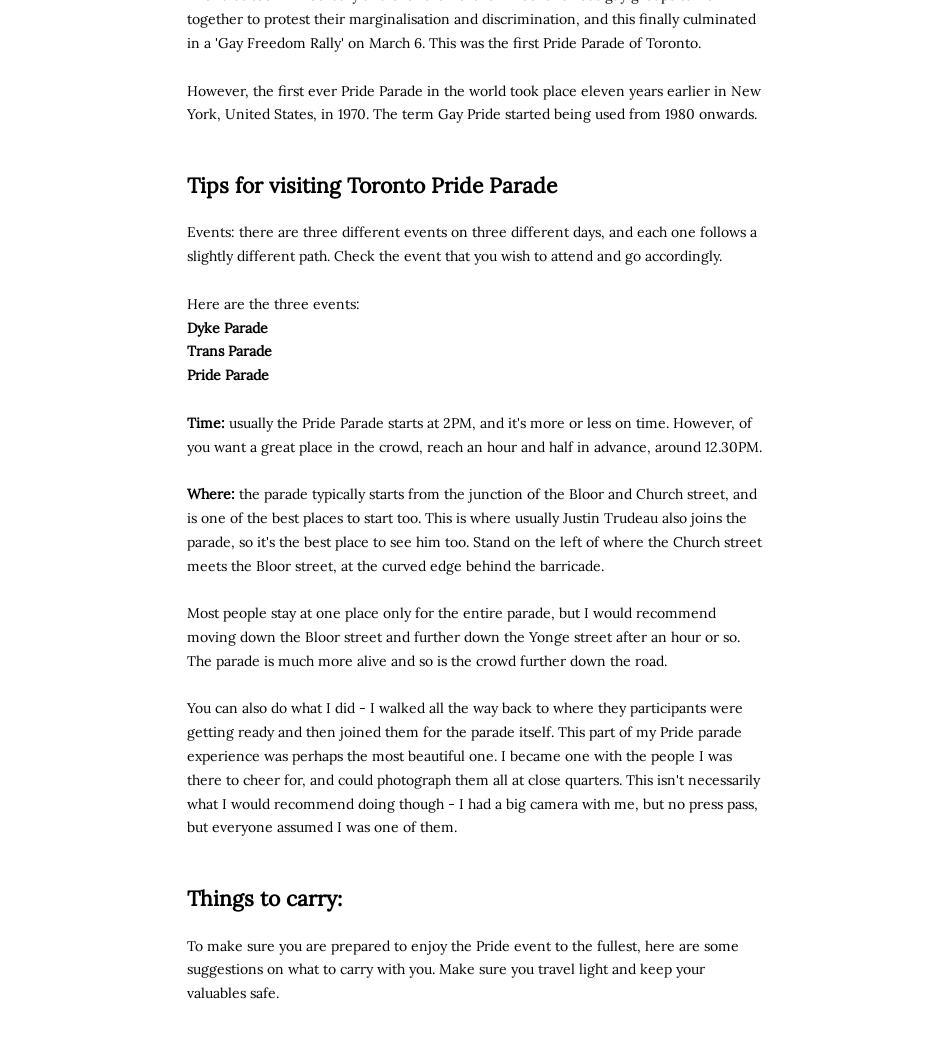 Image resolution: width=950 pixels, height=1037 pixels. I want to click on 'Pride Parade', so click(228, 373).